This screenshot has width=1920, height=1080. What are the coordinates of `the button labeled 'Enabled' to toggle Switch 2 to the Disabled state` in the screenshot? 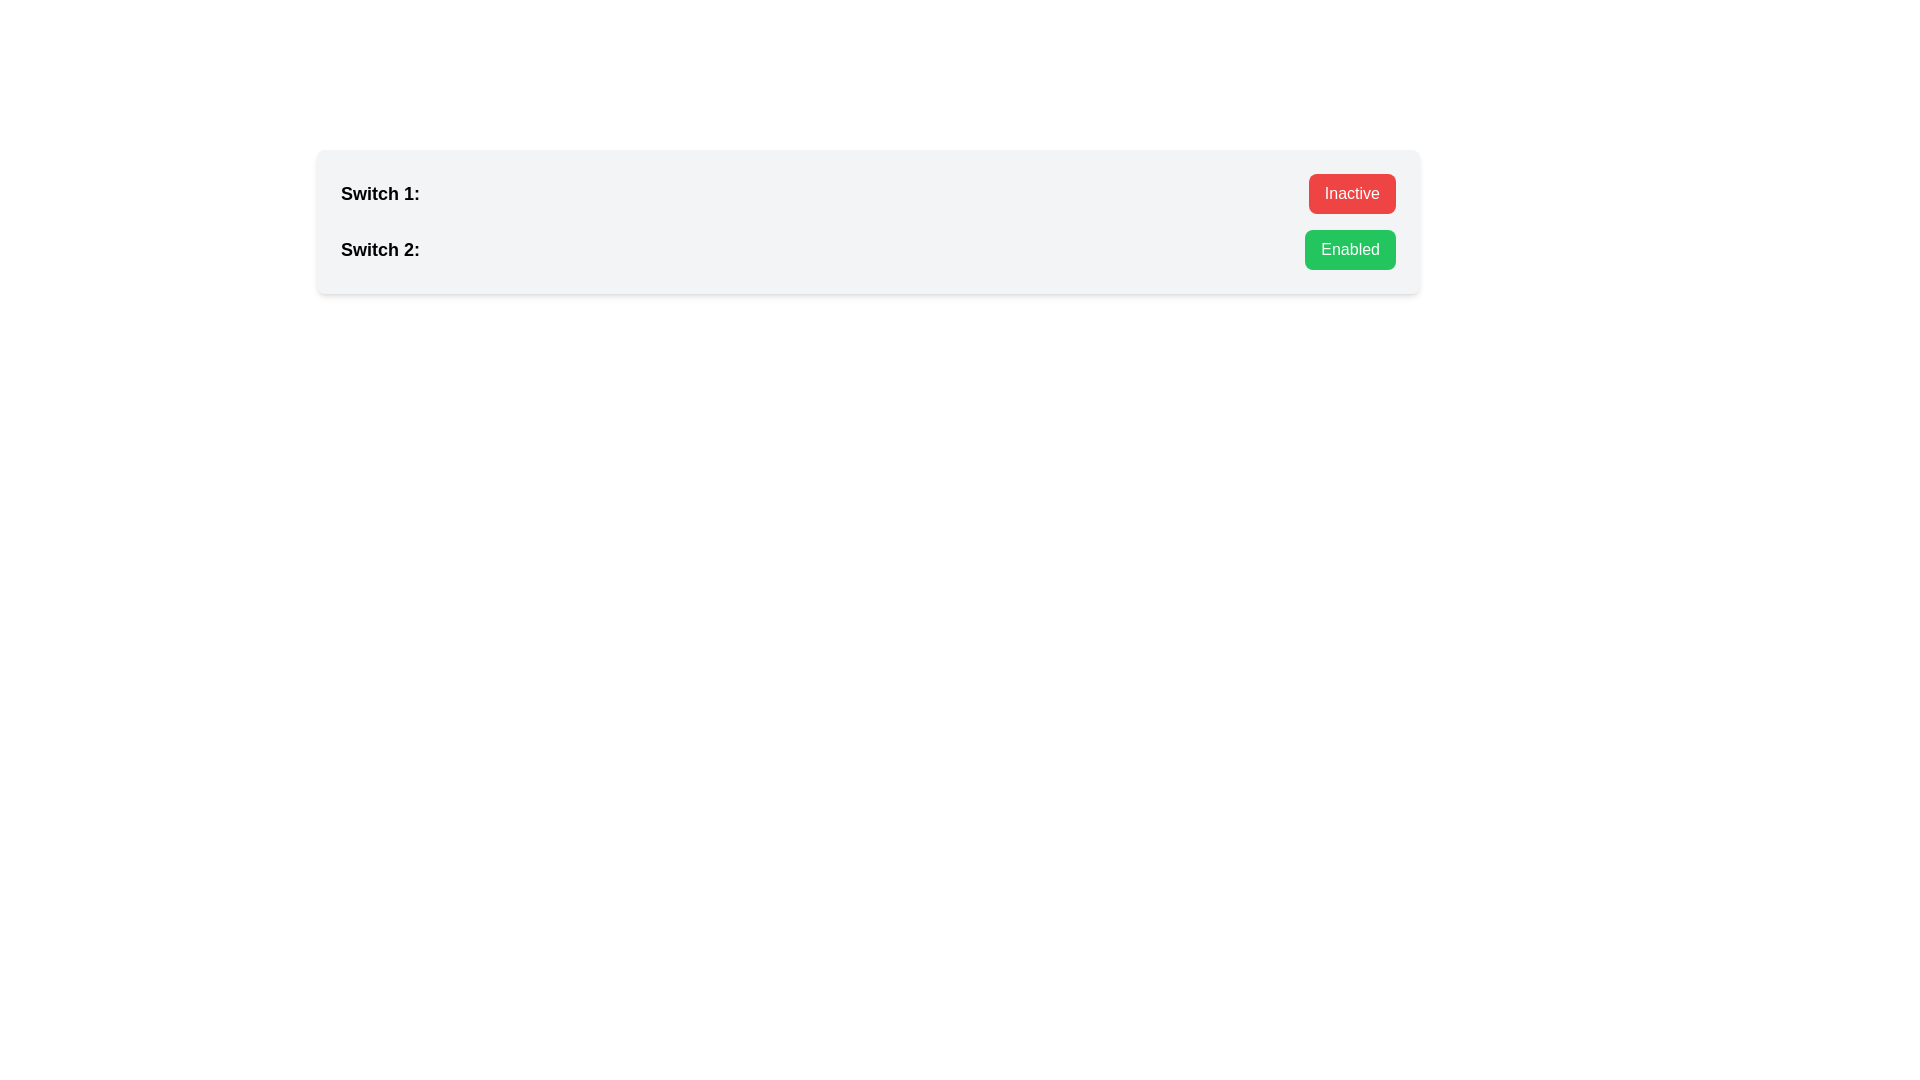 It's located at (1349, 249).